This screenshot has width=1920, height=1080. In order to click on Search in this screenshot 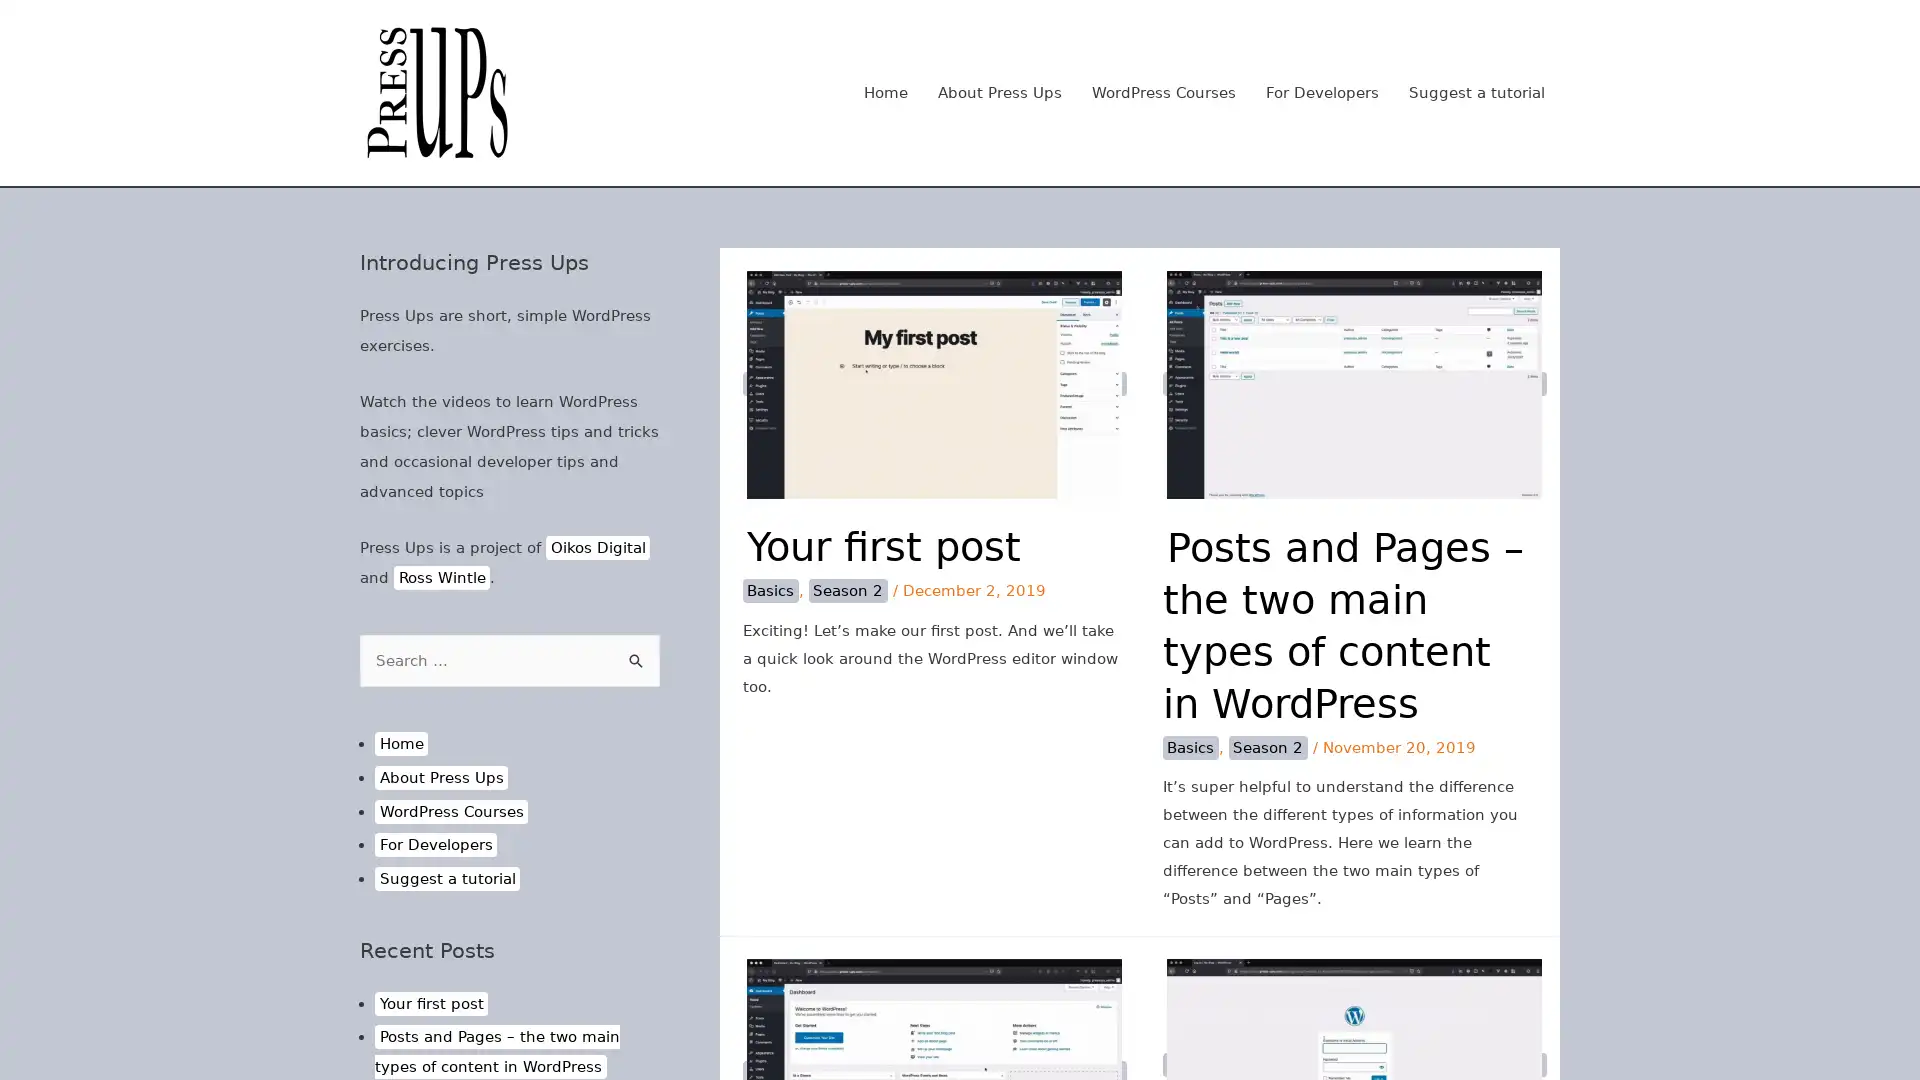, I will do `click(636, 661)`.